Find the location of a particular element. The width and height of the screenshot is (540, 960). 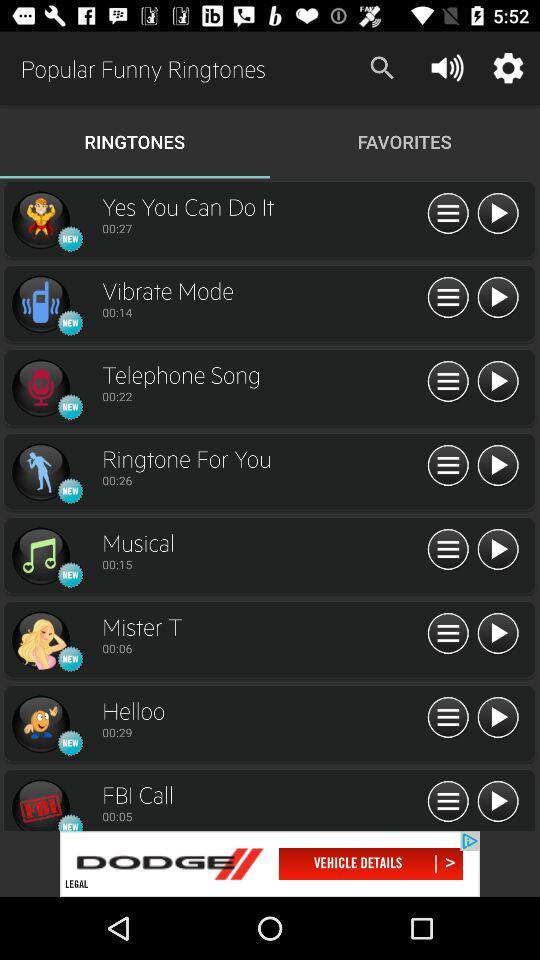

musical ringtone is located at coordinates (40, 556).